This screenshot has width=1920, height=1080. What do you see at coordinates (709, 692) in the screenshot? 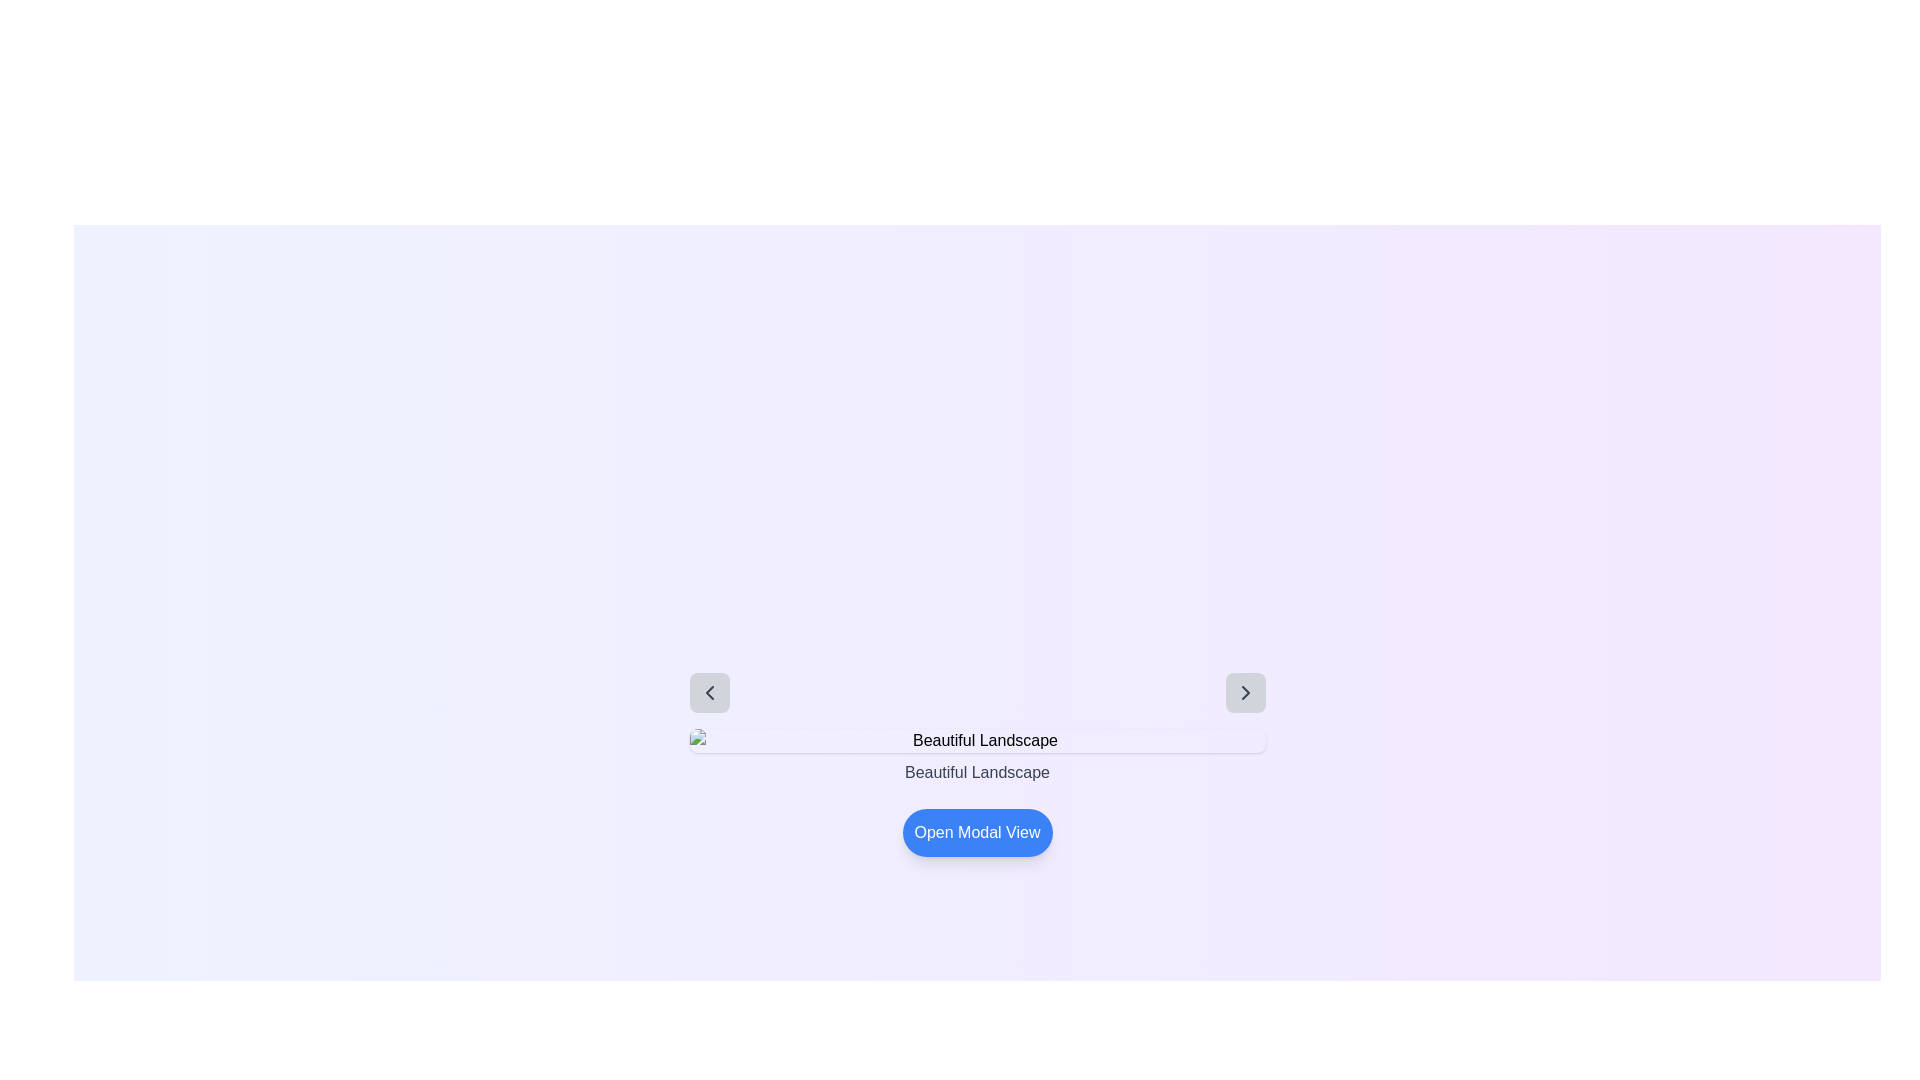
I see `the left-facing Chevron button located in the top-left corner of the central interactive area` at bounding box center [709, 692].